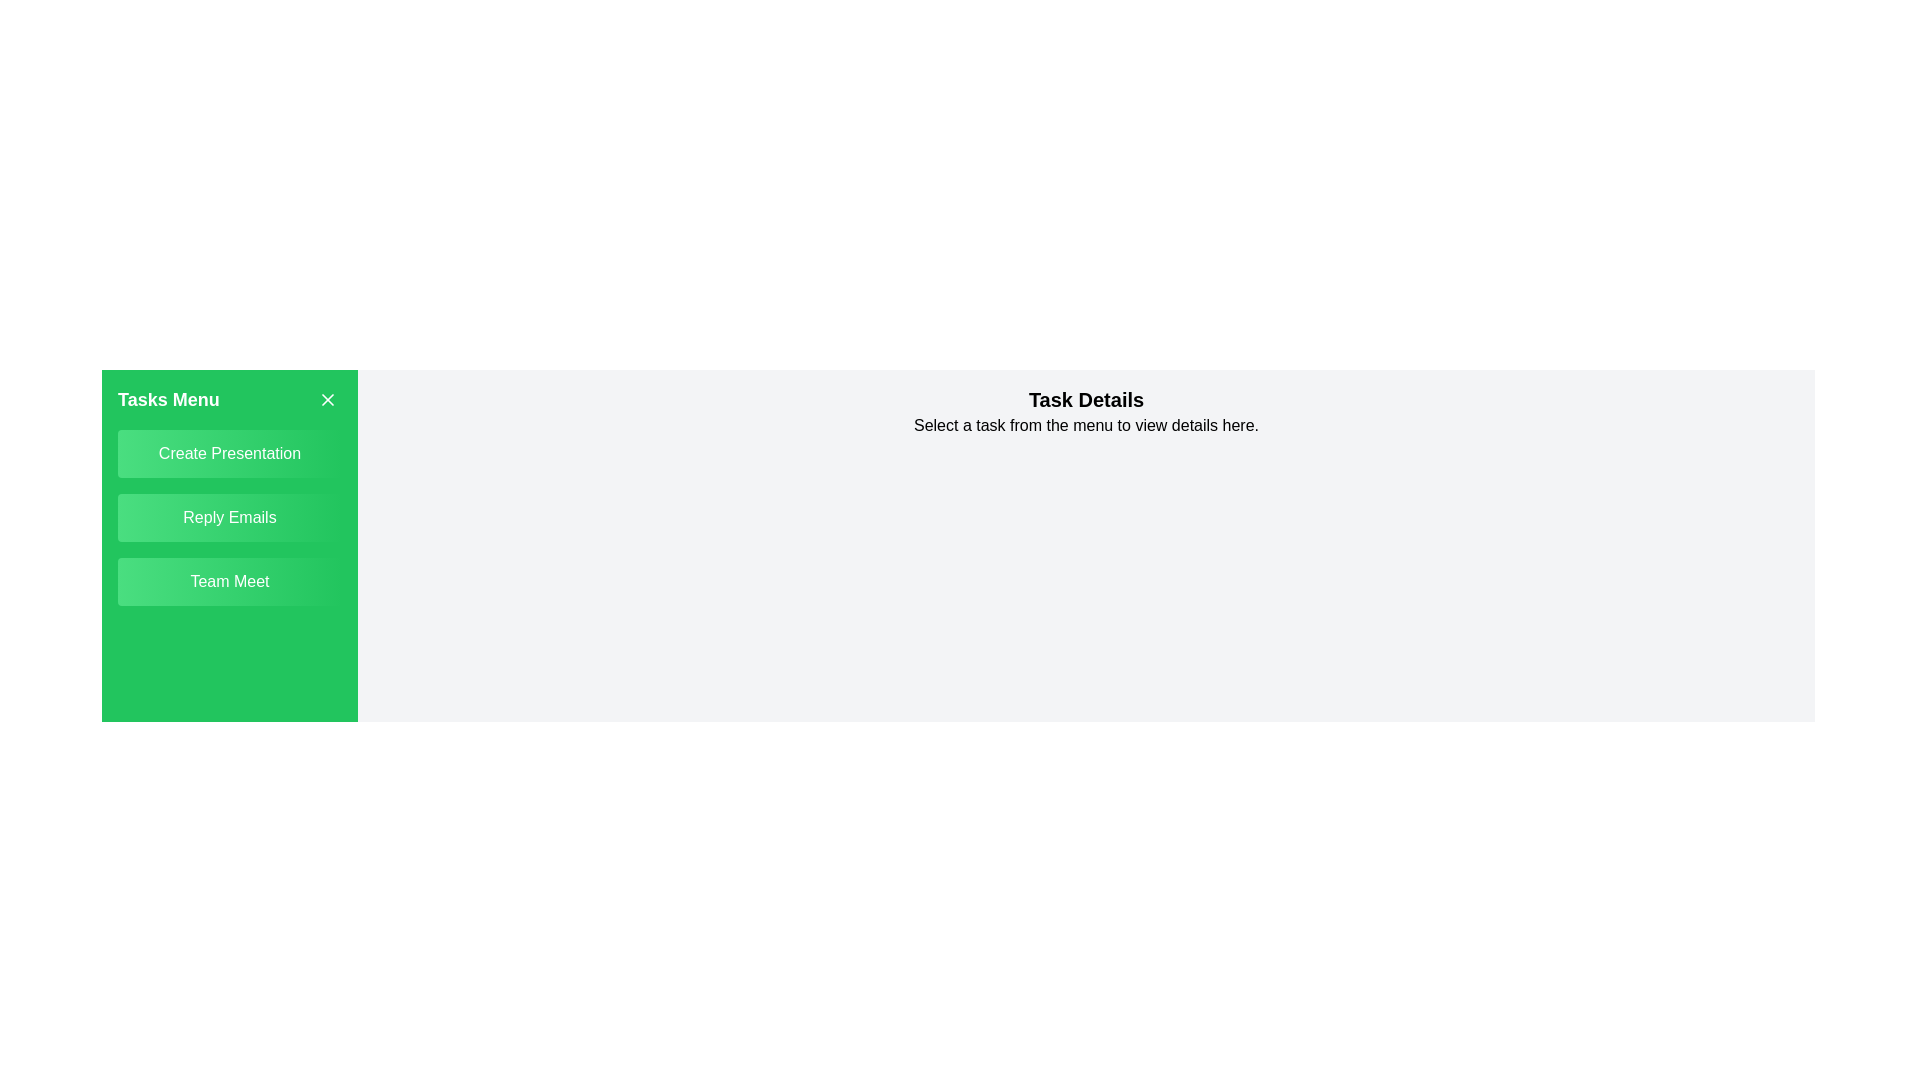  I want to click on the task titled Team Meet in the task list, so click(230, 582).